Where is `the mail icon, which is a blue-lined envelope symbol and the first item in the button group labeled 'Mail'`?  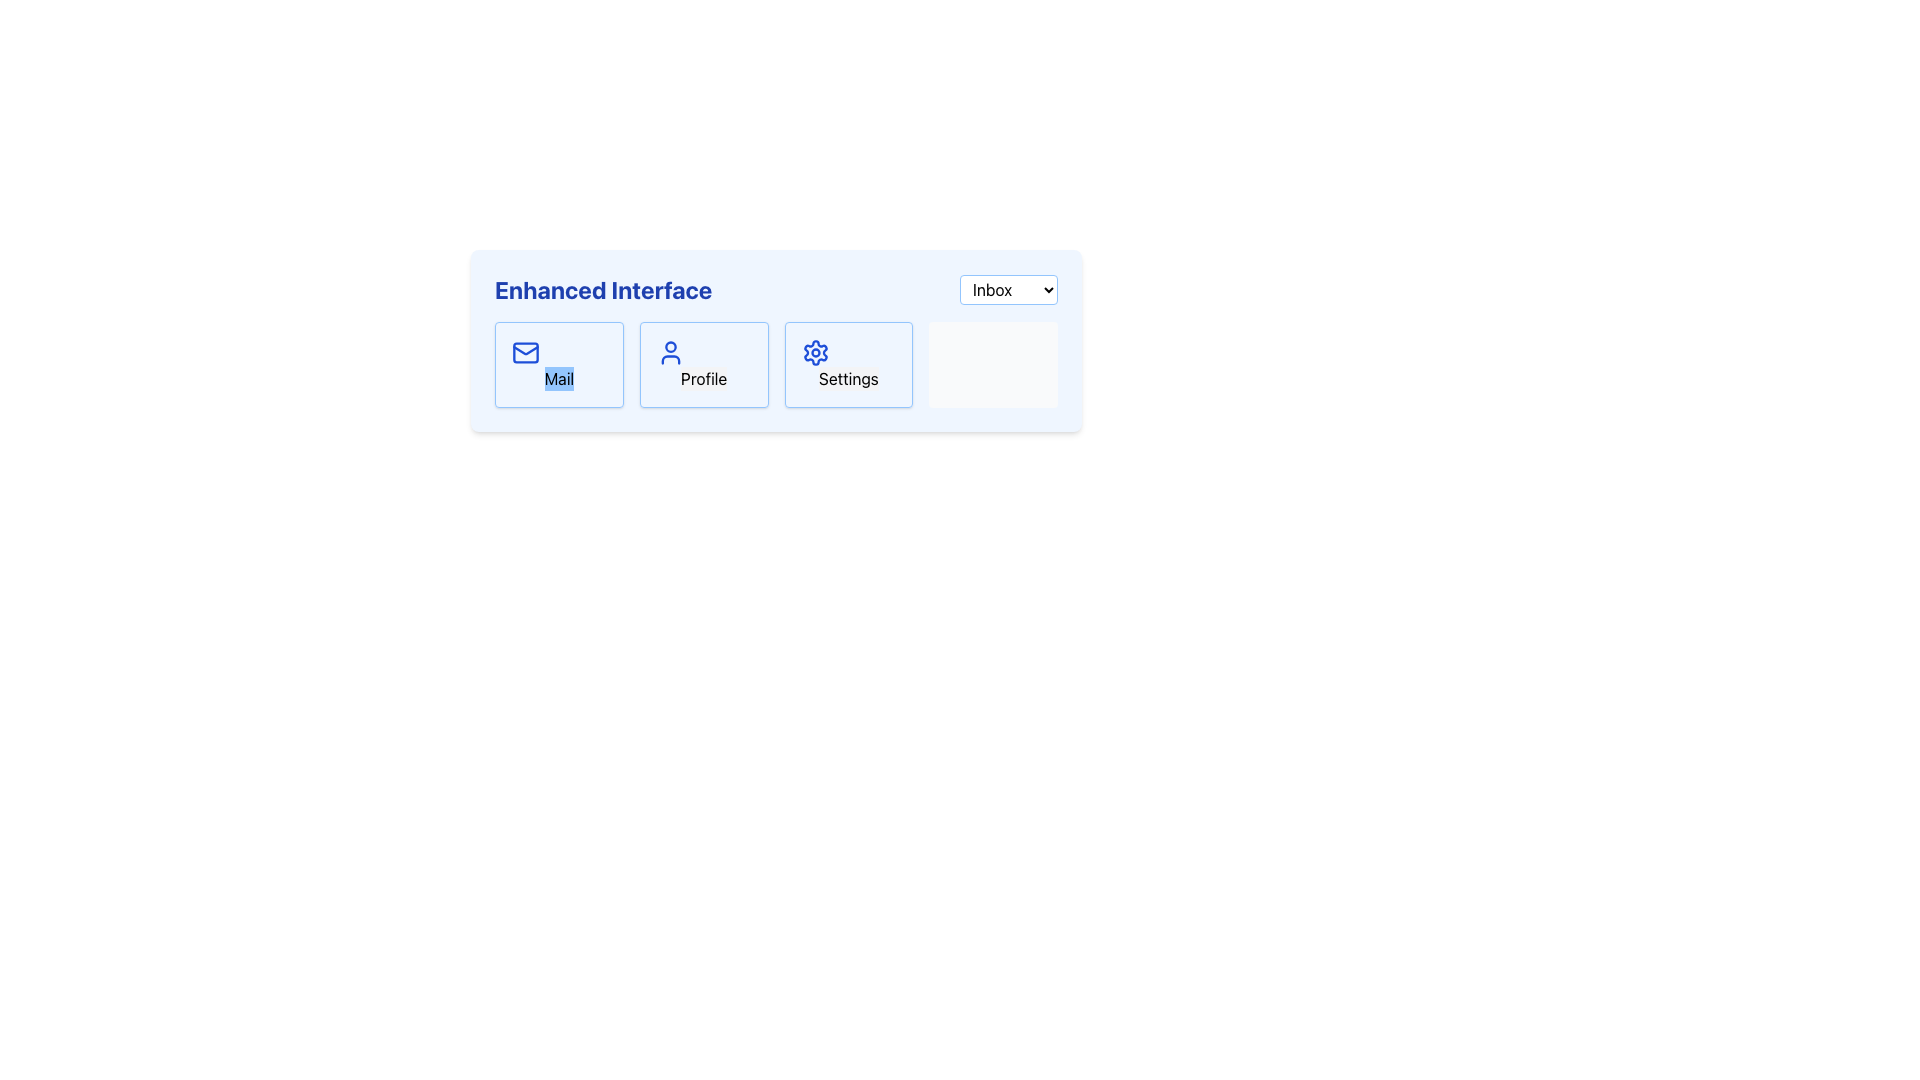 the mail icon, which is a blue-lined envelope symbol and the first item in the button group labeled 'Mail' is located at coordinates (526, 352).